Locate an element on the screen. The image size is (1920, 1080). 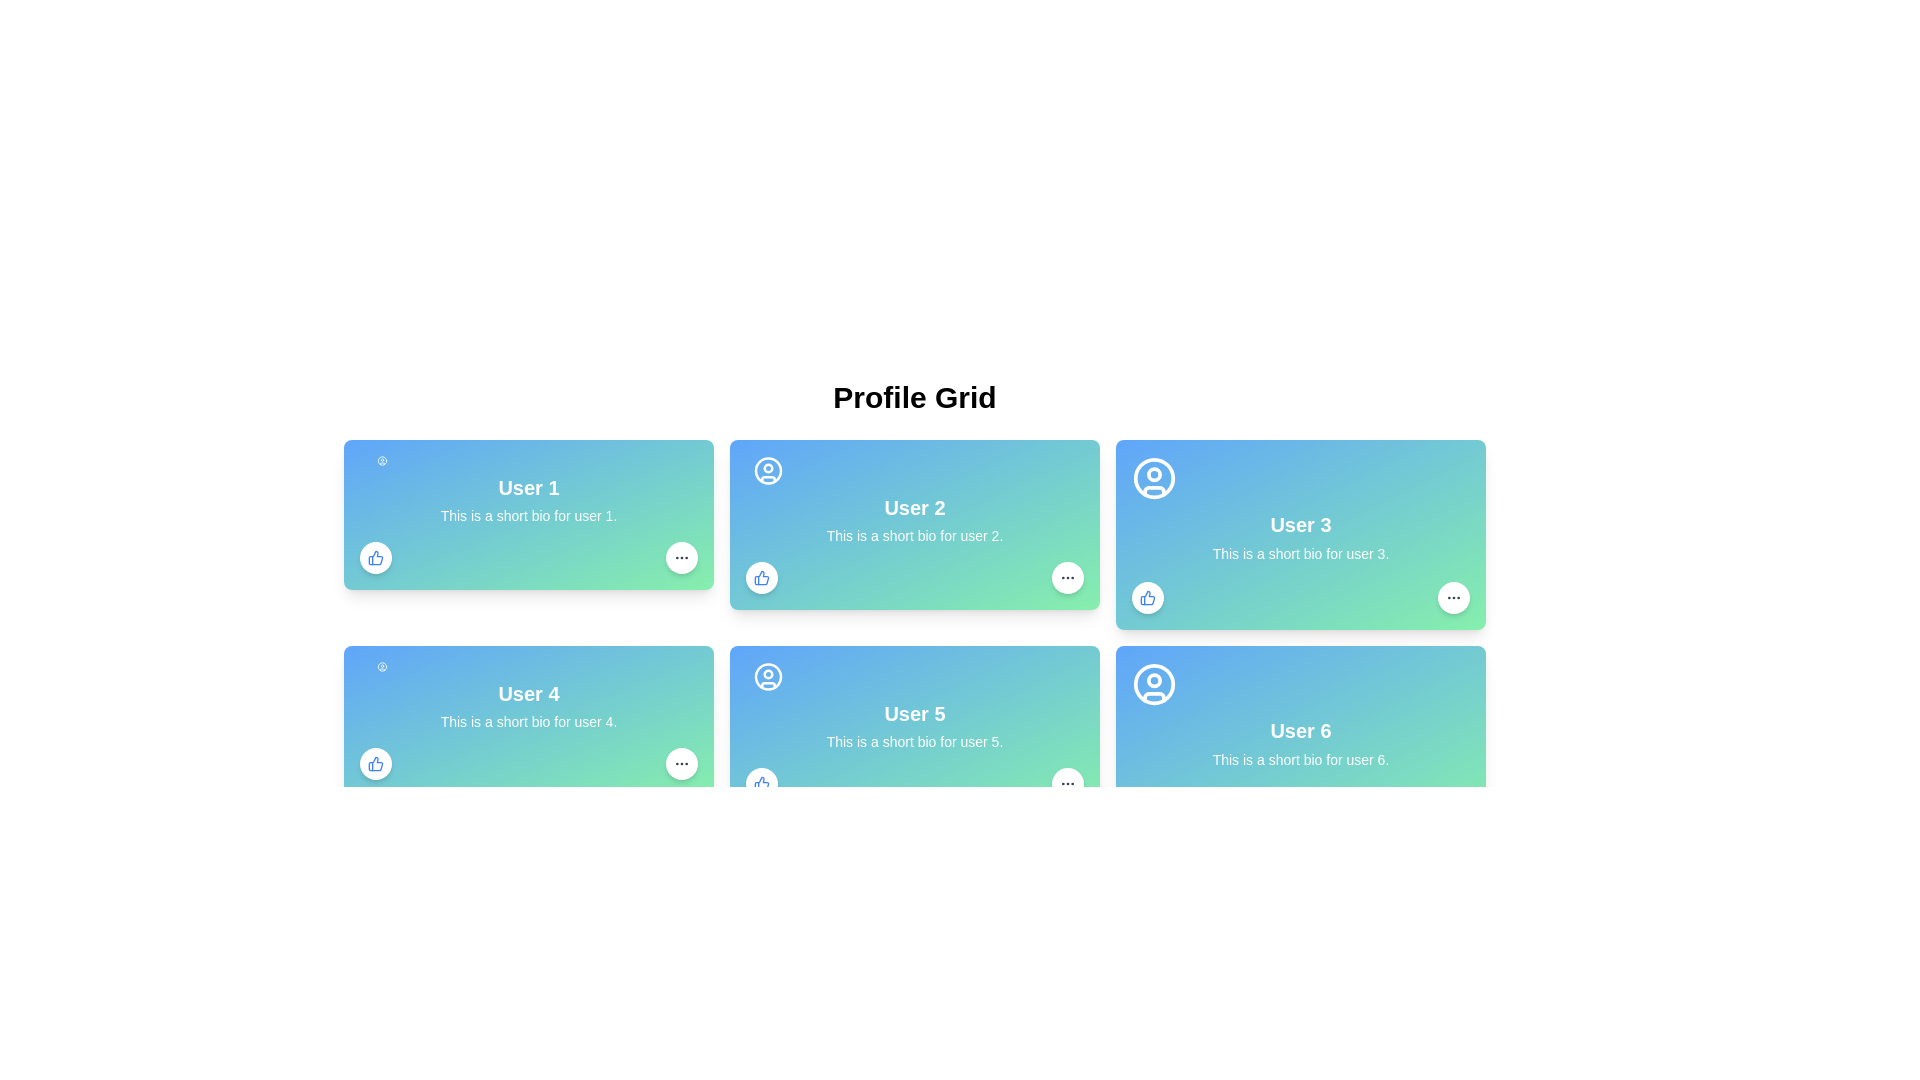
the circular button with a blue thumbs-up icon located at the bottom-left corner of the 'User 5' card to like the profile is located at coordinates (761, 782).